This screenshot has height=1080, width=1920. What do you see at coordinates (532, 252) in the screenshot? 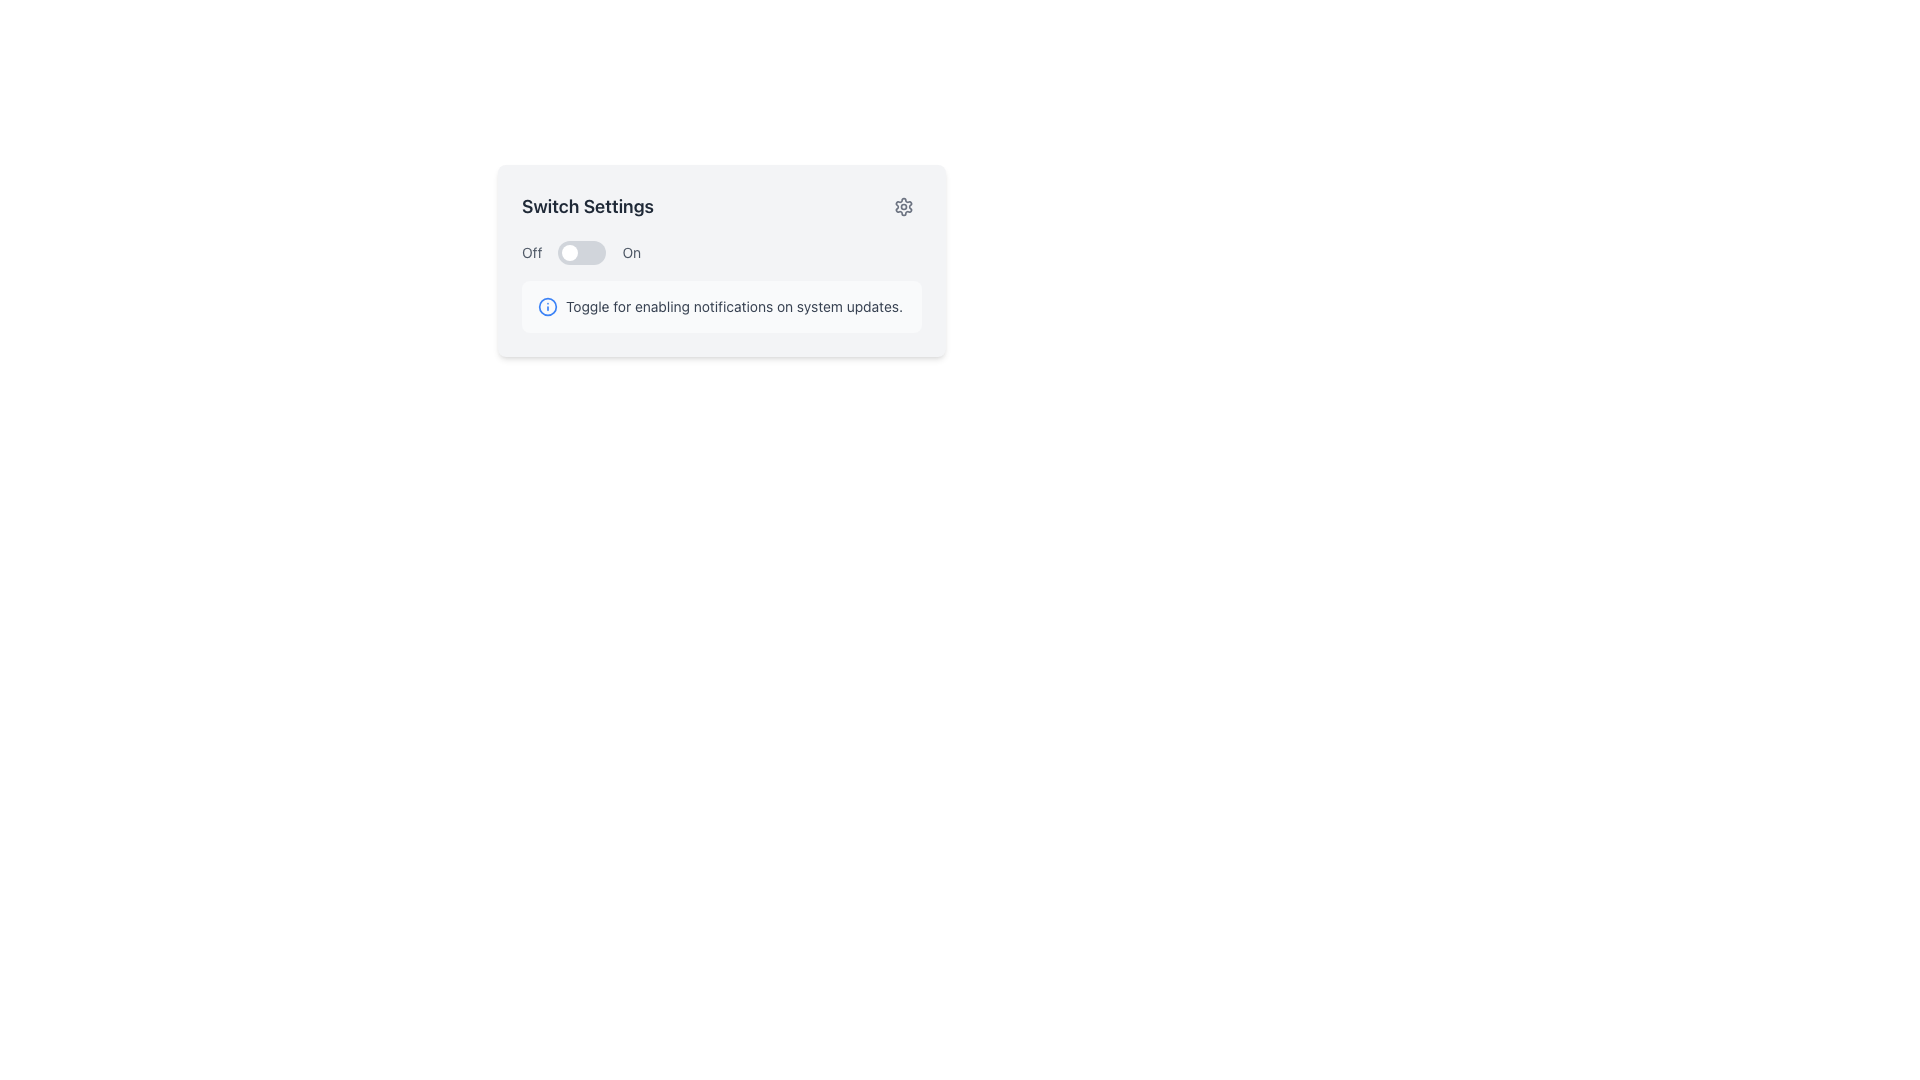
I see `the static text label indicating the status of the toggle switch when it is turned off, located on the left side of the switch control group` at bounding box center [532, 252].